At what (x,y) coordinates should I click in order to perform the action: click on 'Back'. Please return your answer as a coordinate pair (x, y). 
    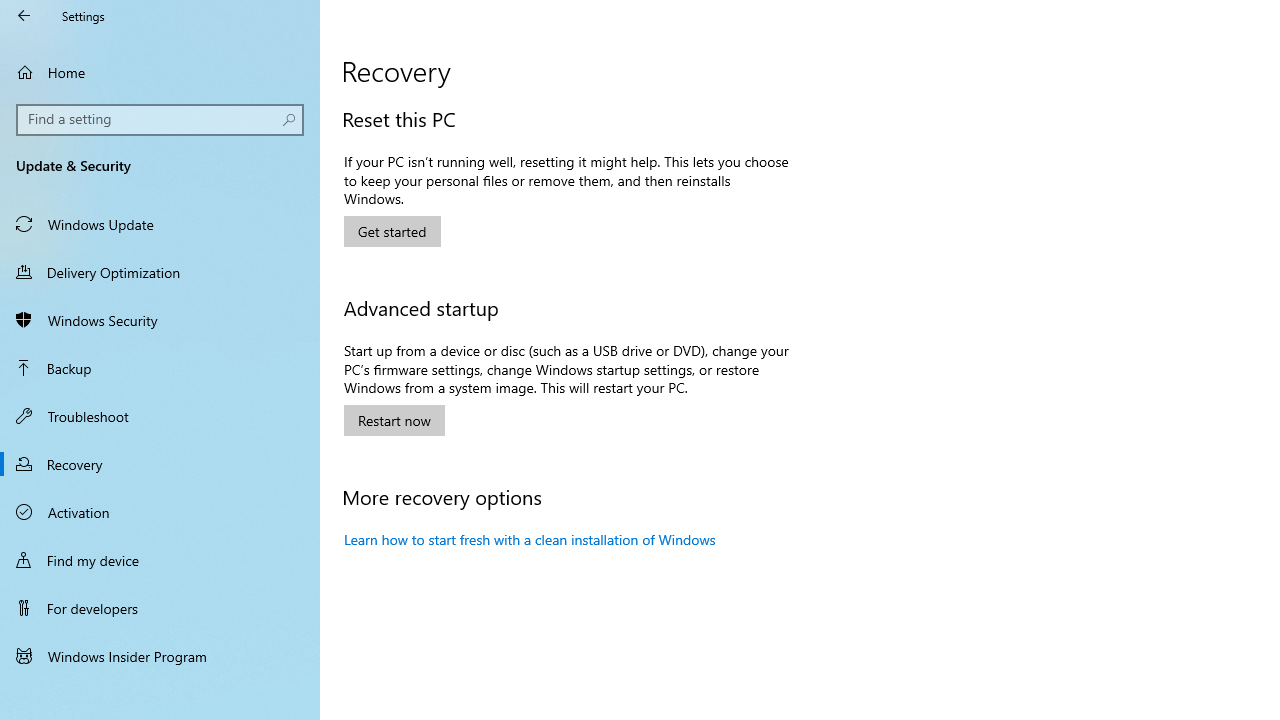
    Looking at the image, I should click on (24, 15).